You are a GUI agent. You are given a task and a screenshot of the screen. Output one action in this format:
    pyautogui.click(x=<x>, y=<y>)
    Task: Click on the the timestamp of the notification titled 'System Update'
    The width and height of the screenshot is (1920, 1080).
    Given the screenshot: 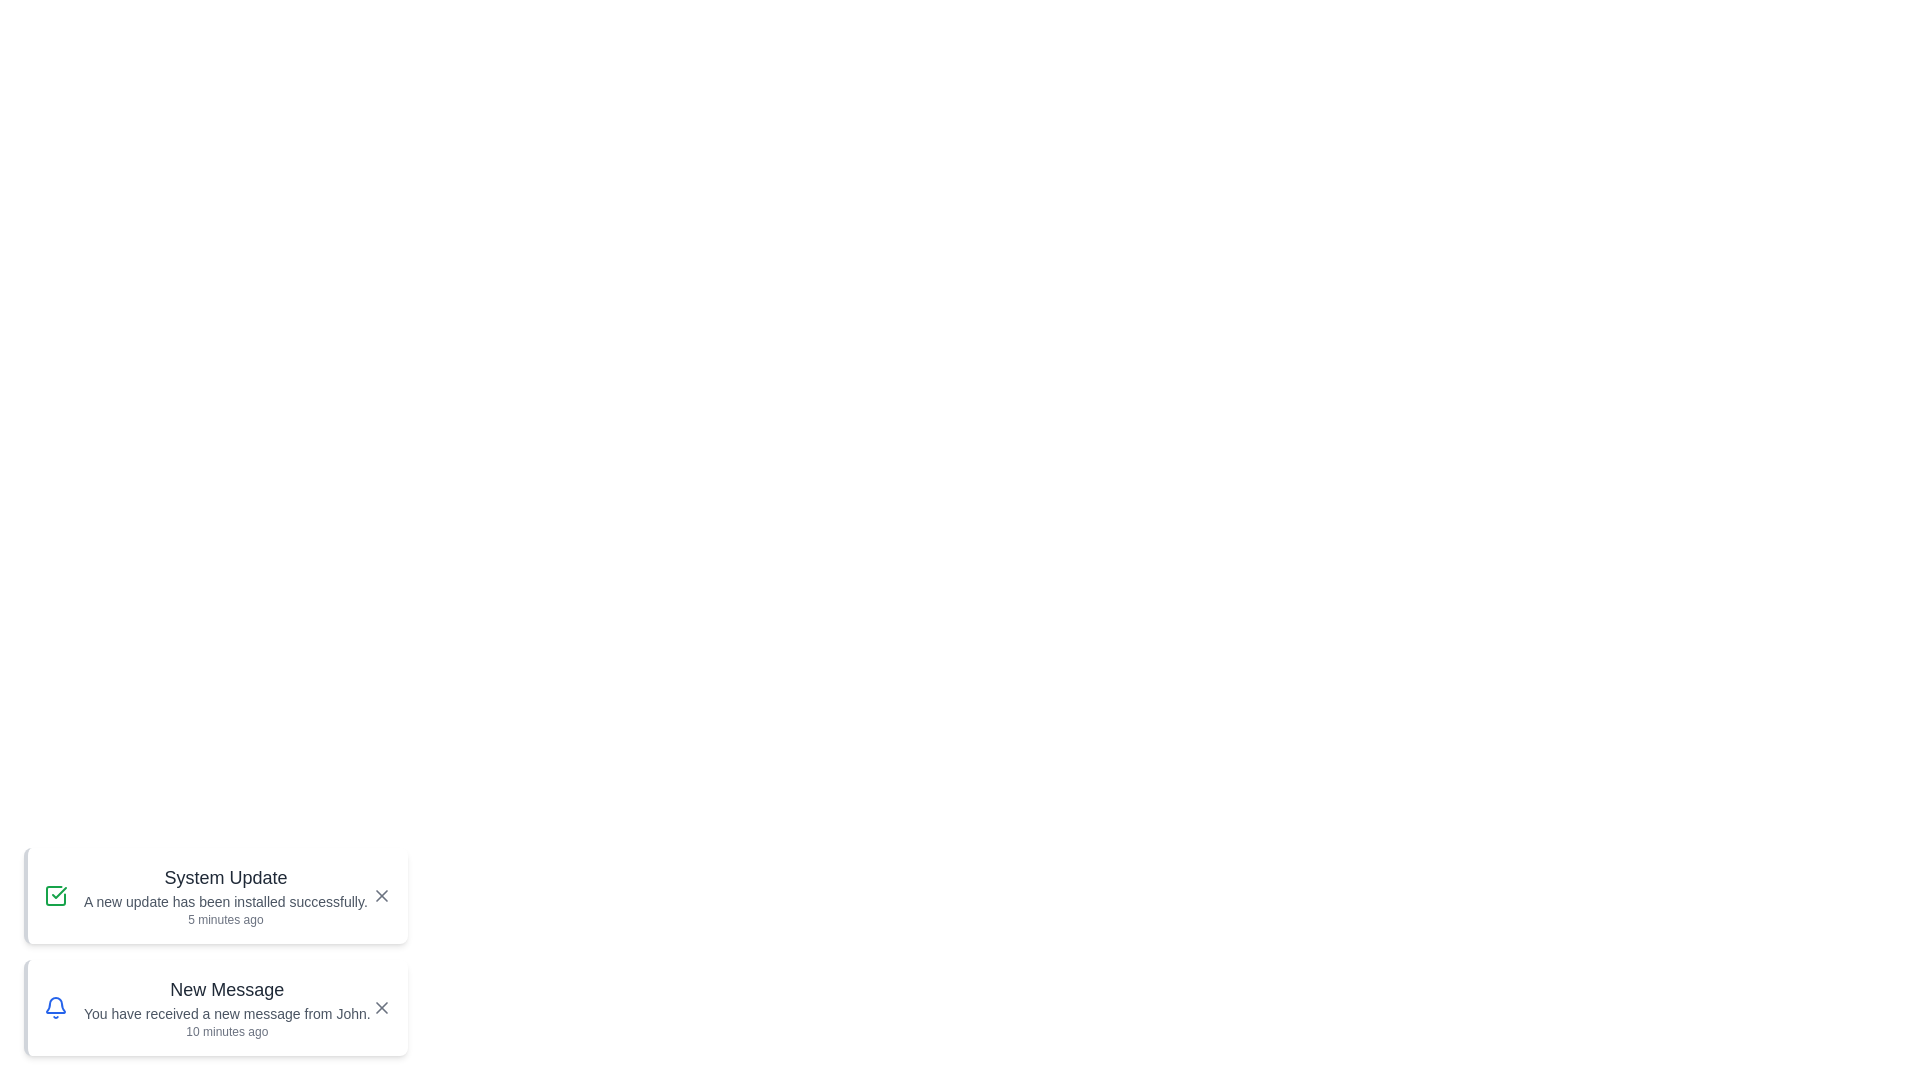 What is the action you would take?
    pyautogui.click(x=225, y=920)
    